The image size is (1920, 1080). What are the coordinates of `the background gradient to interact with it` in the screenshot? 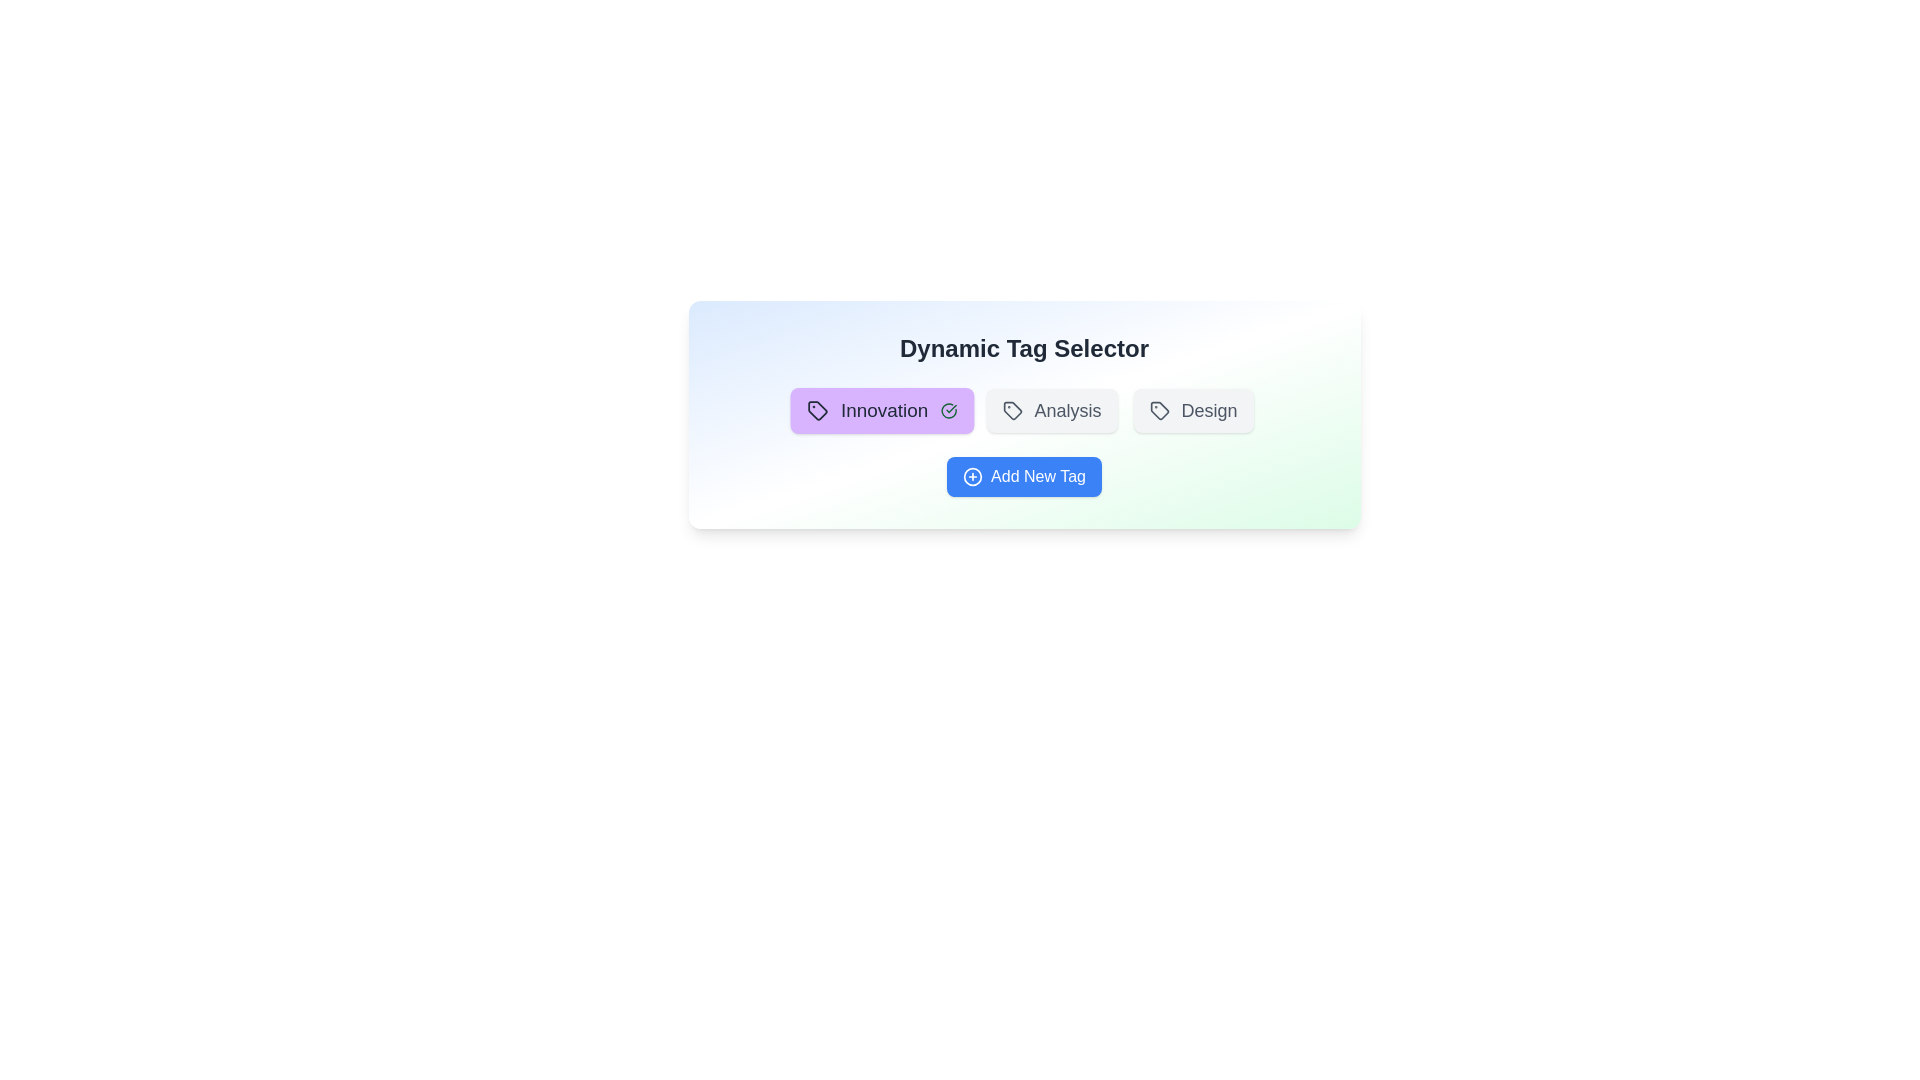 It's located at (1024, 414).